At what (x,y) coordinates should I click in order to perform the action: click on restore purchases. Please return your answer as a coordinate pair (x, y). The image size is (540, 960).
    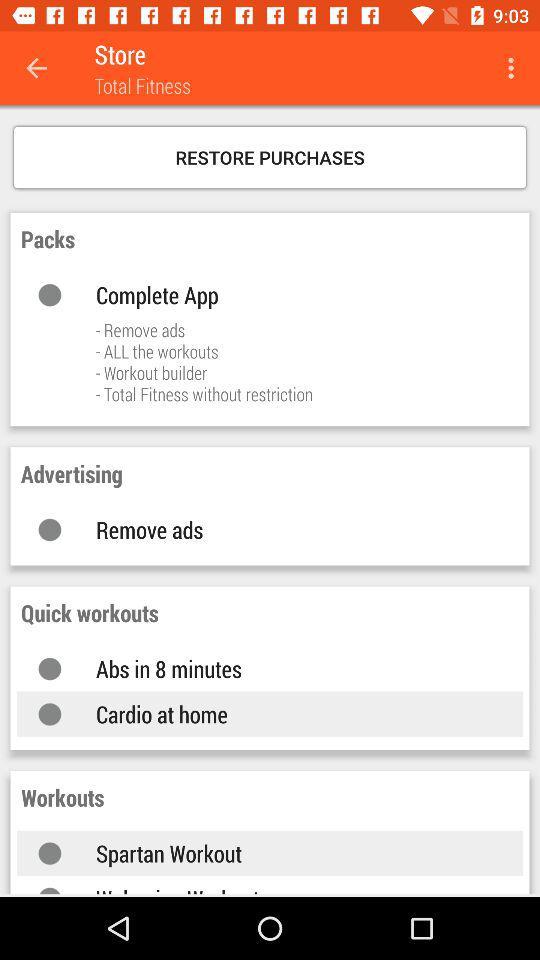
    Looking at the image, I should click on (270, 156).